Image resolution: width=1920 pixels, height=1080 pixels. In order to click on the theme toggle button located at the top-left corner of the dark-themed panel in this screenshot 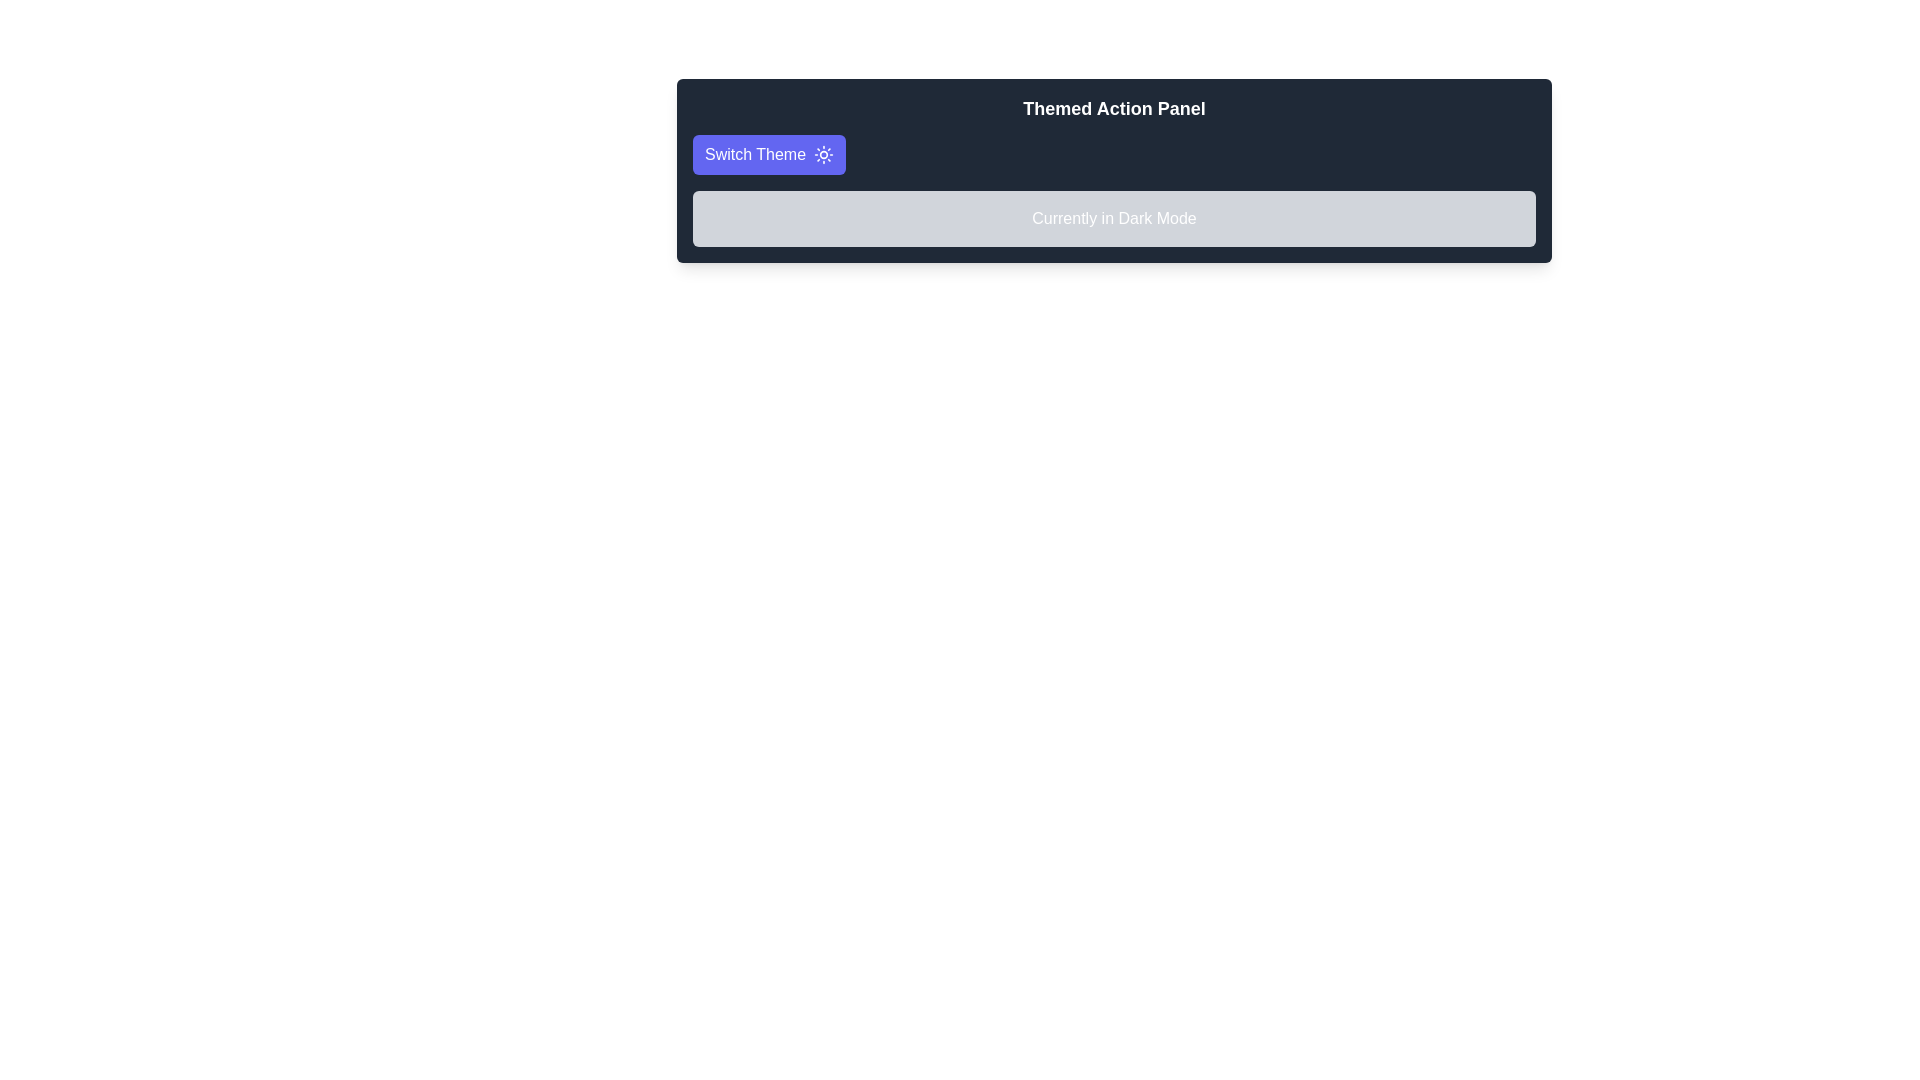, I will do `click(768, 153)`.